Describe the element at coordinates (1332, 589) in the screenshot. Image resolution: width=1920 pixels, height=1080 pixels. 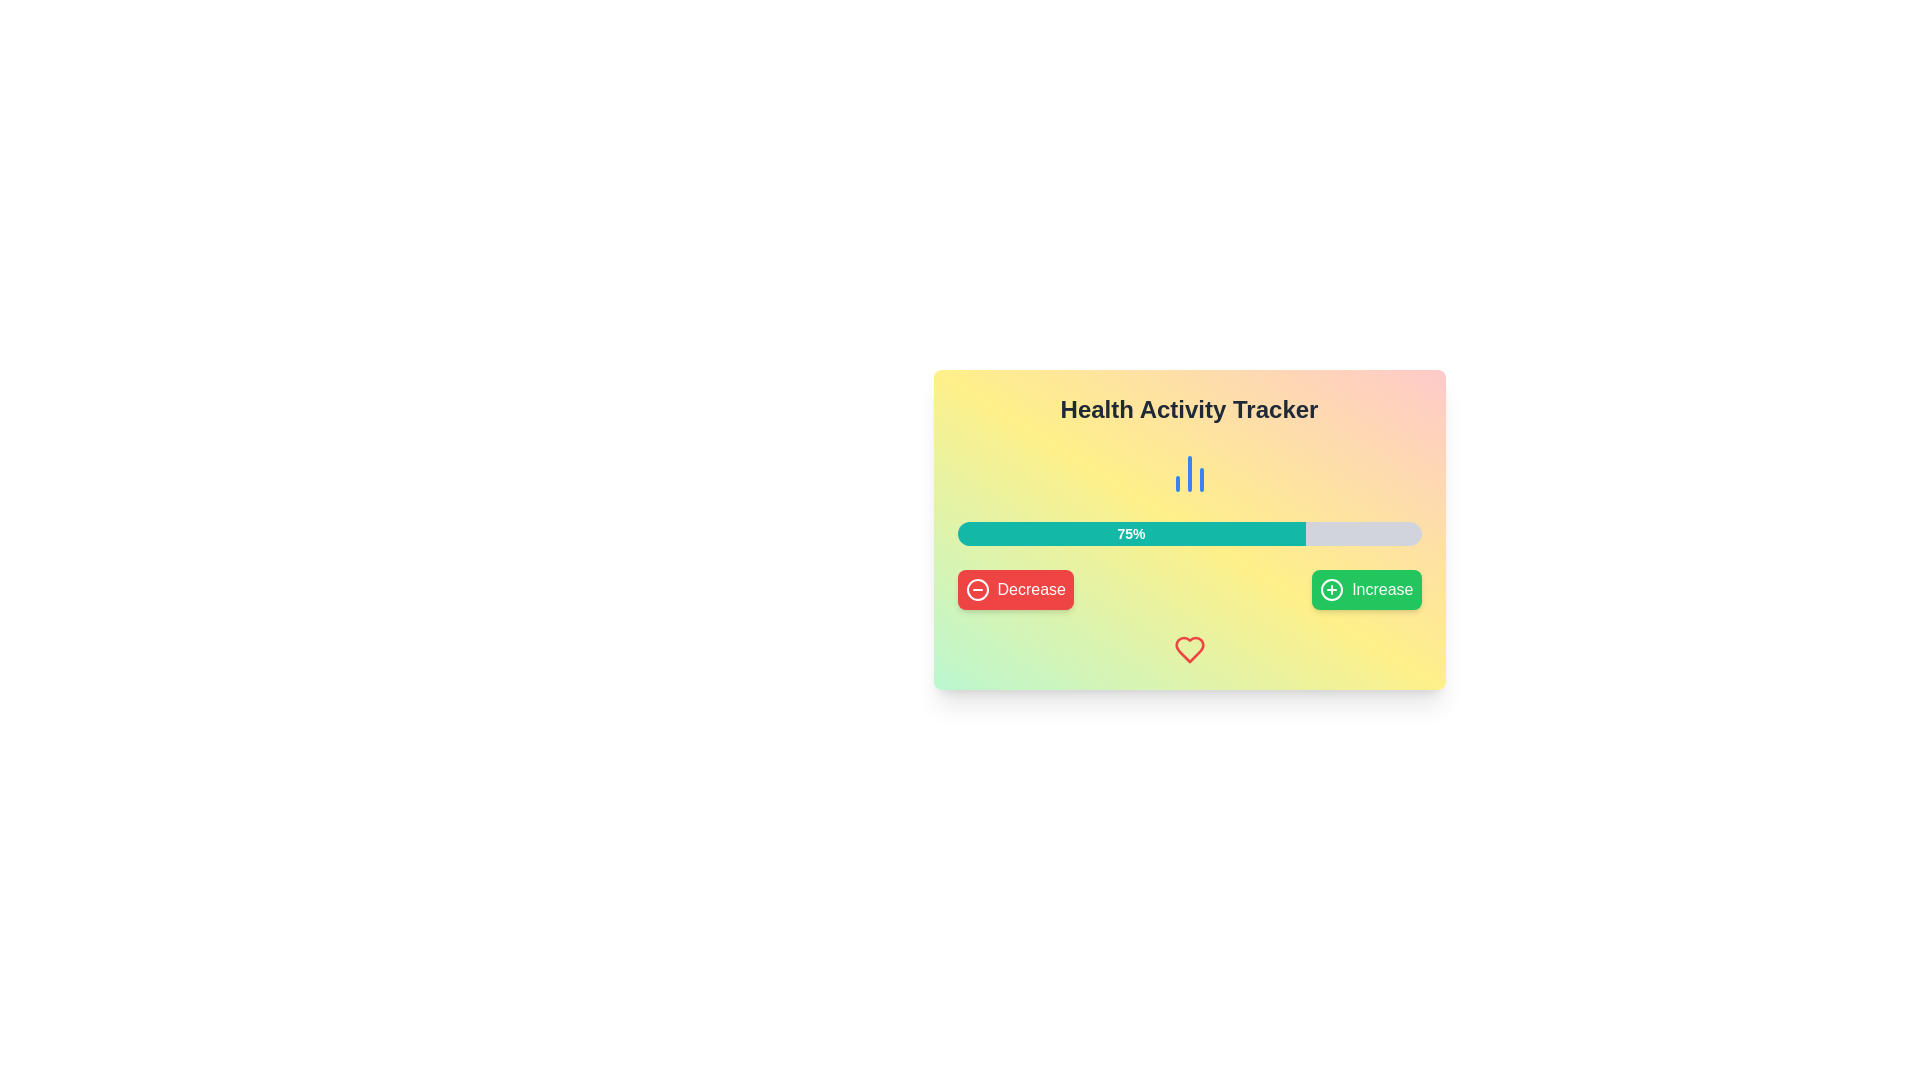
I see `the circular green icon with a plus sign inside the 'Increase' button` at that location.